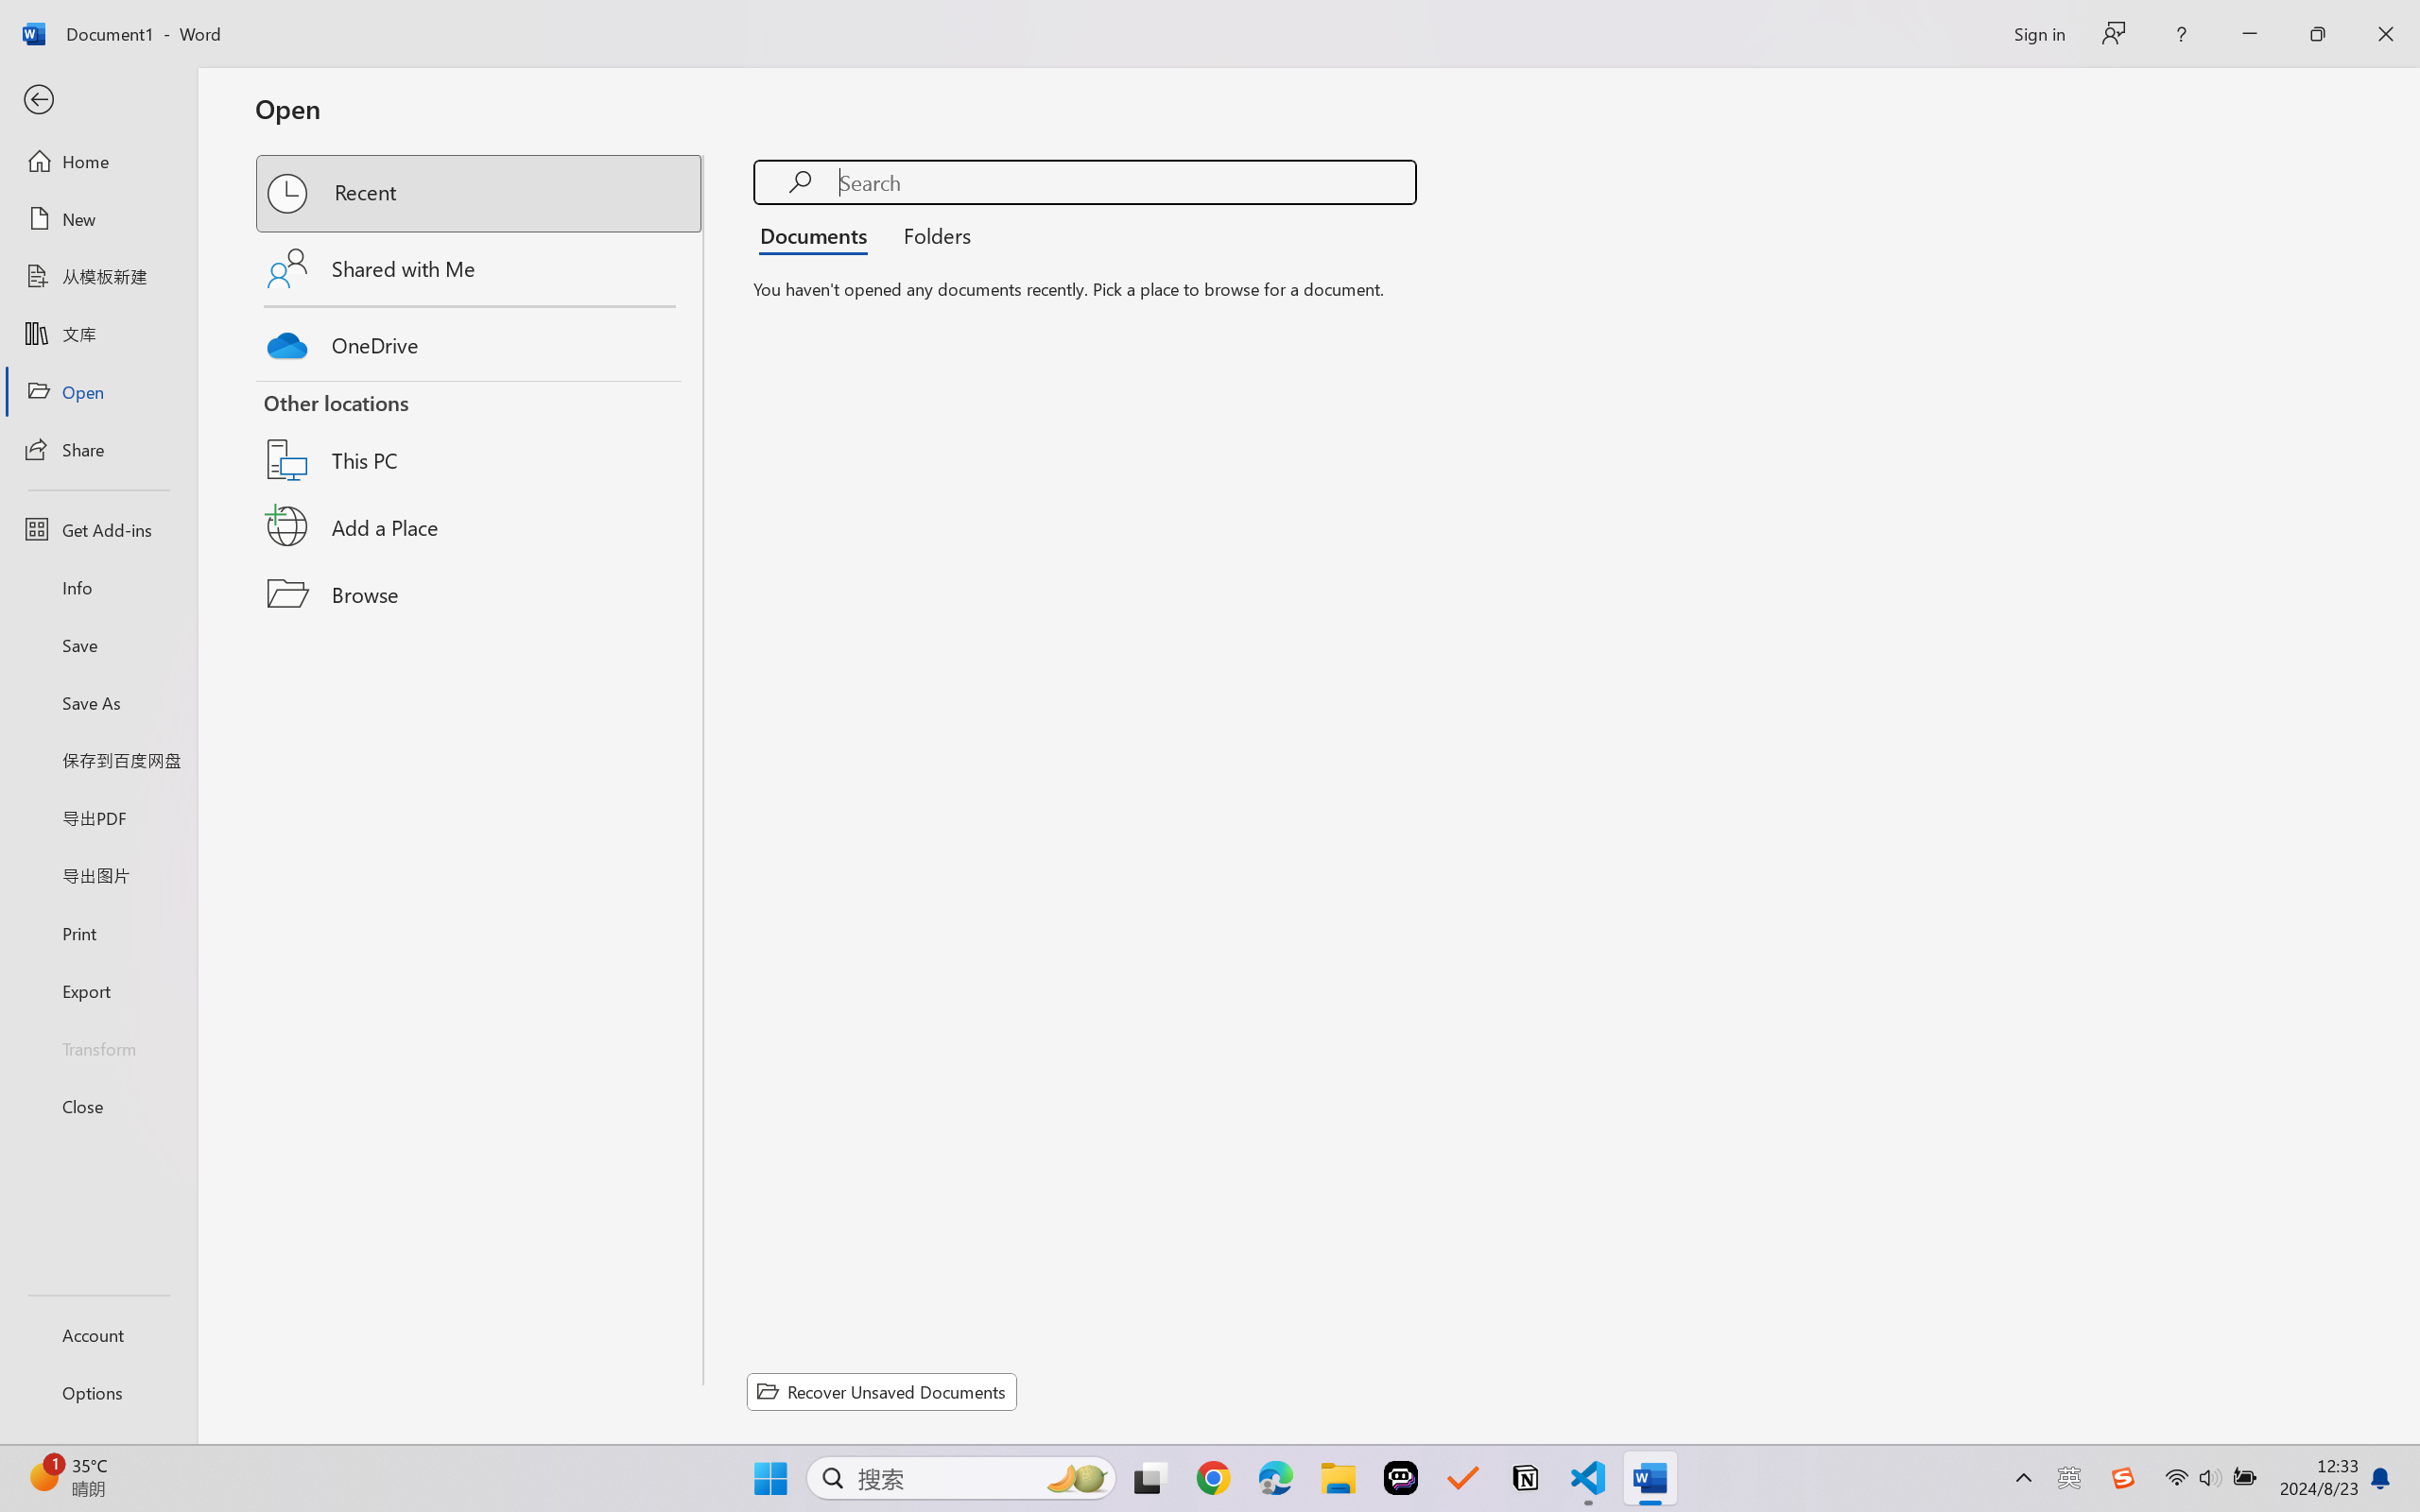 Image resolution: width=2420 pixels, height=1512 pixels. Describe the element at coordinates (97, 217) in the screenshot. I see `'New'` at that location.